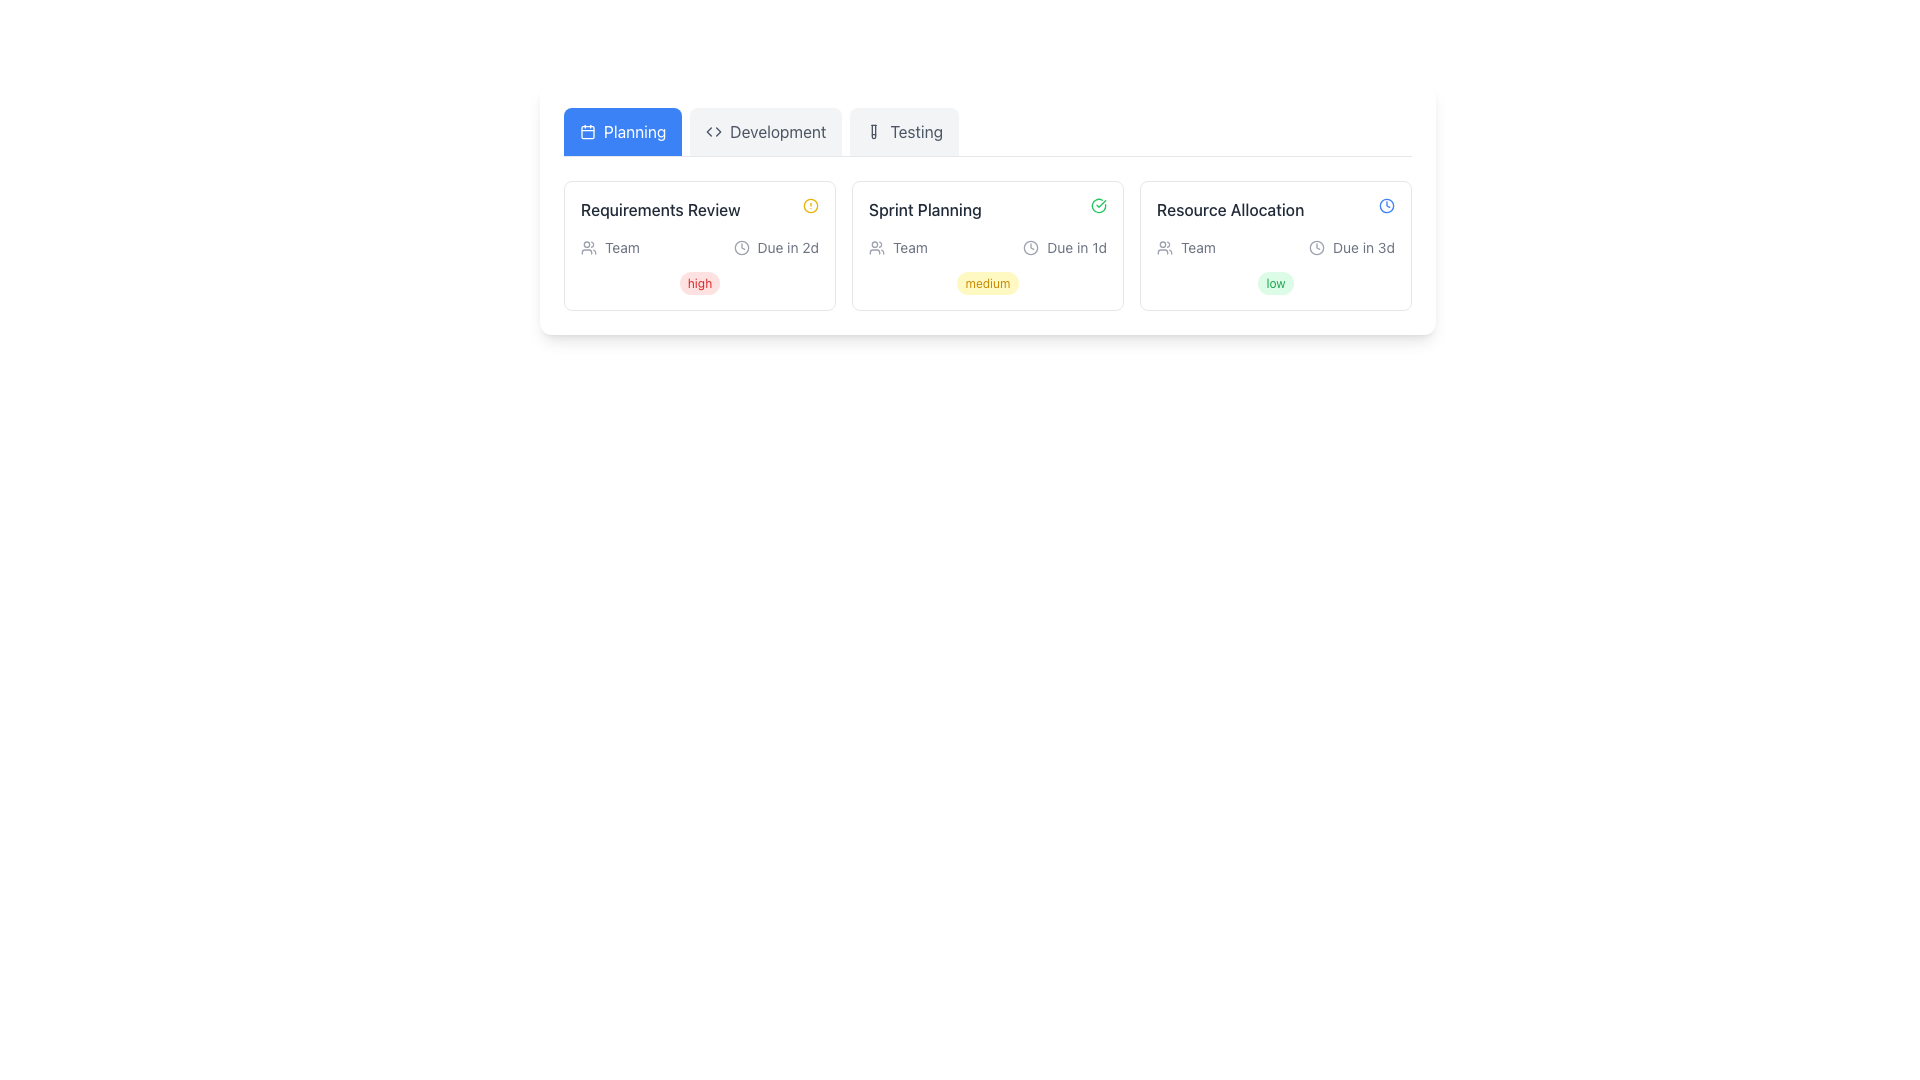  What do you see at coordinates (777, 131) in the screenshot?
I see `the 'Development' text label in the navigation interface` at bounding box center [777, 131].